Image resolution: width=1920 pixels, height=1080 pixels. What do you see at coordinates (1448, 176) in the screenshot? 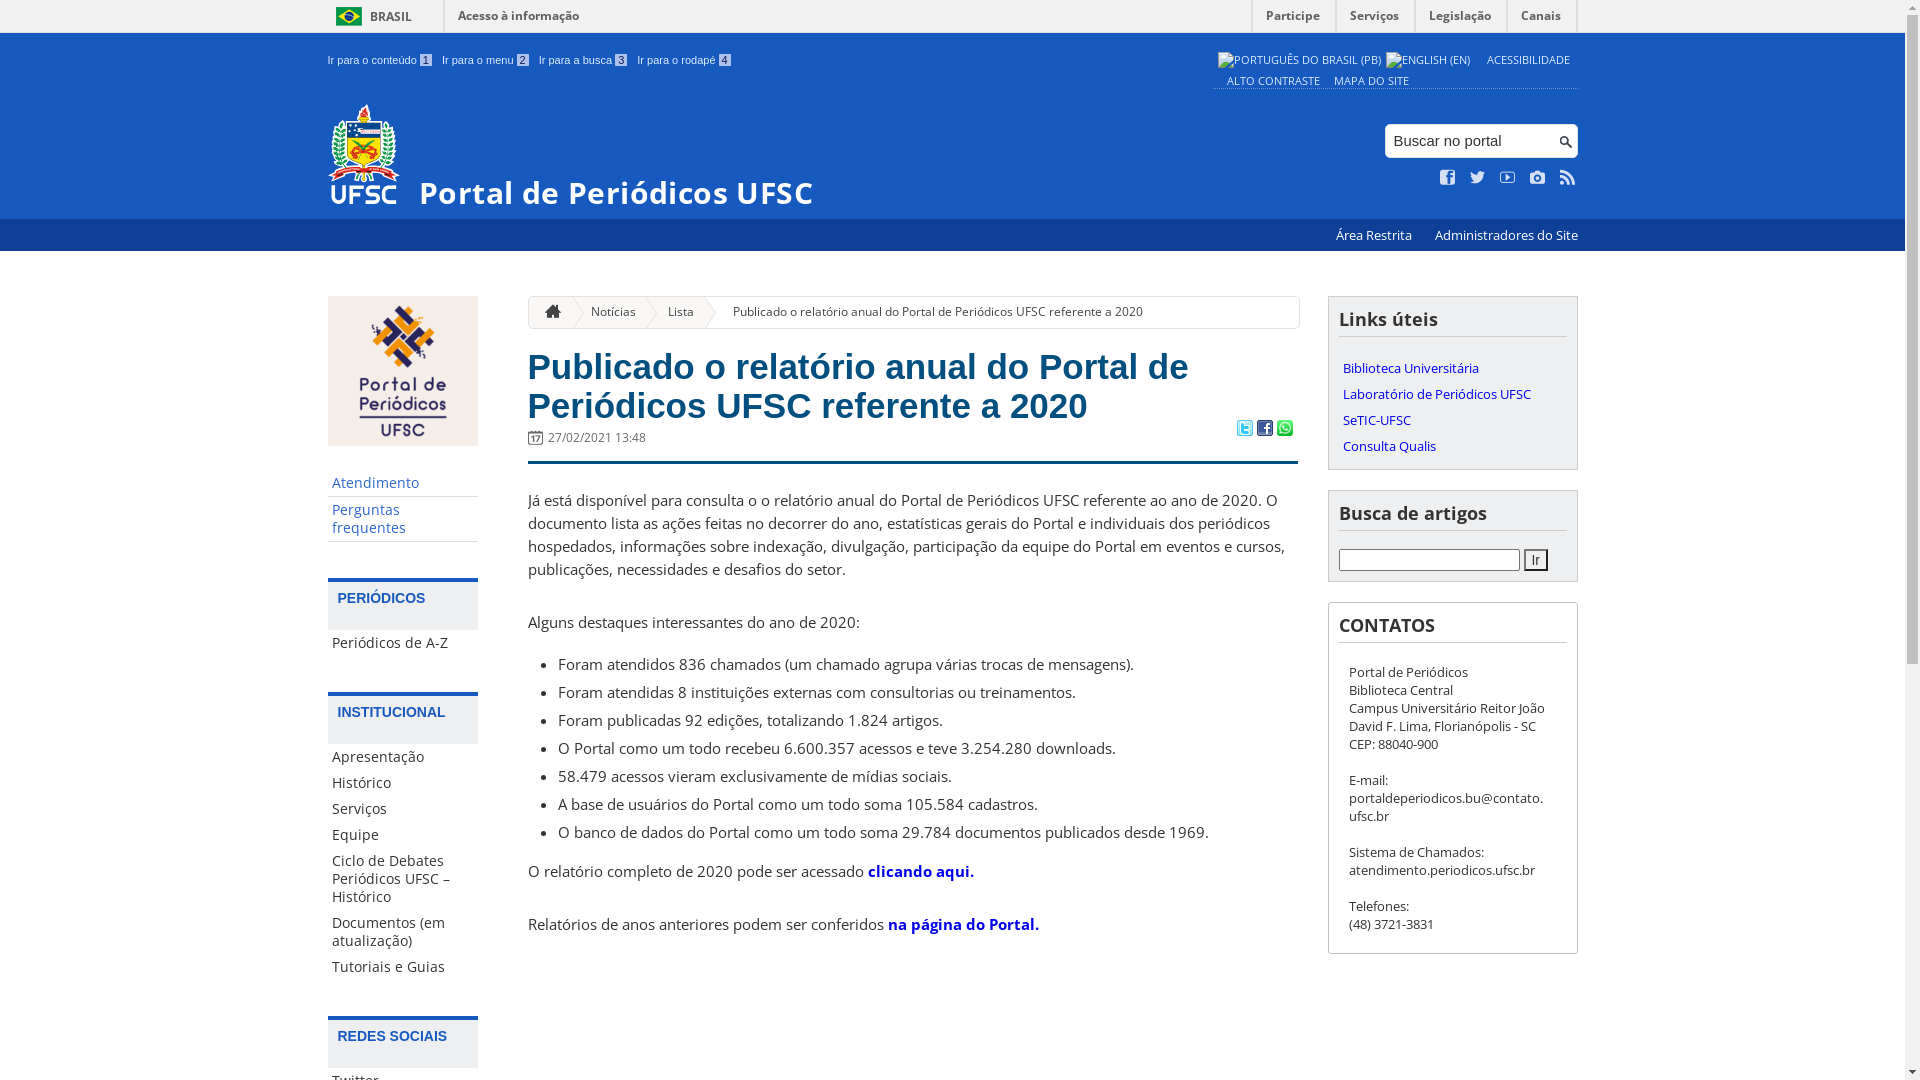
I see `'Curta no Facebook'` at bounding box center [1448, 176].